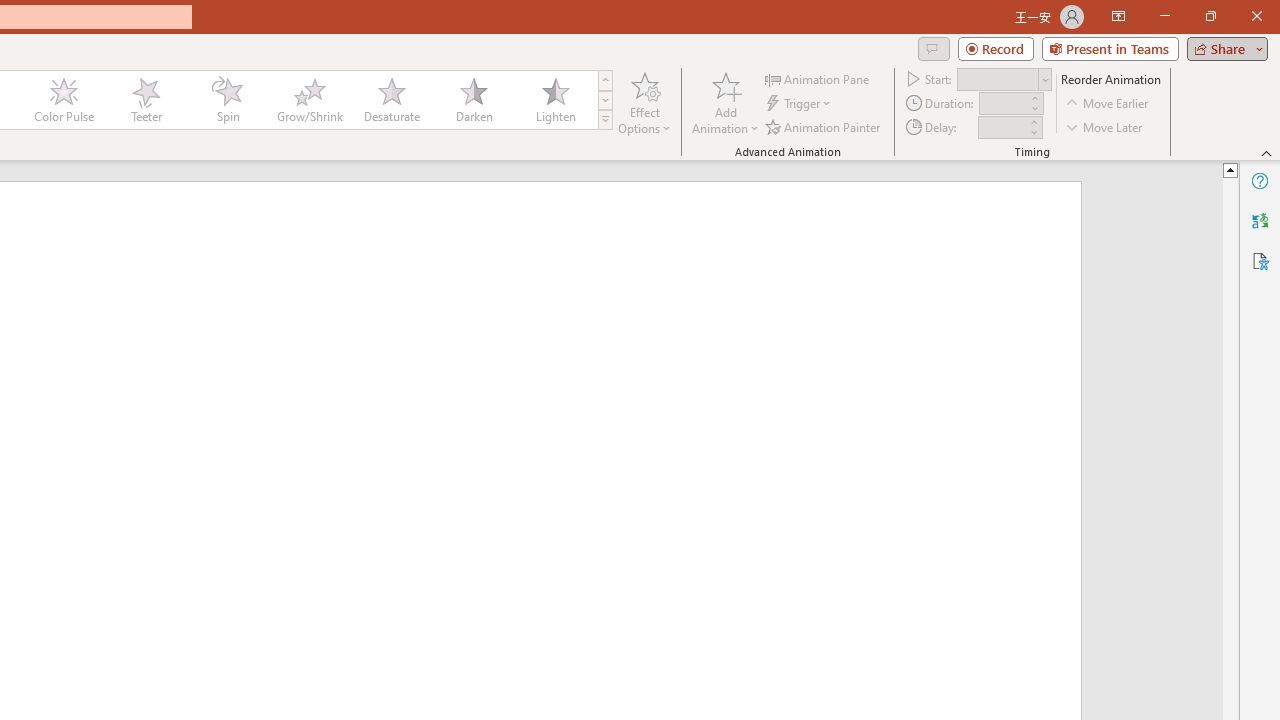 The height and width of the screenshot is (720, 1280). I want to click on 'Trigger', so click(800, 103).